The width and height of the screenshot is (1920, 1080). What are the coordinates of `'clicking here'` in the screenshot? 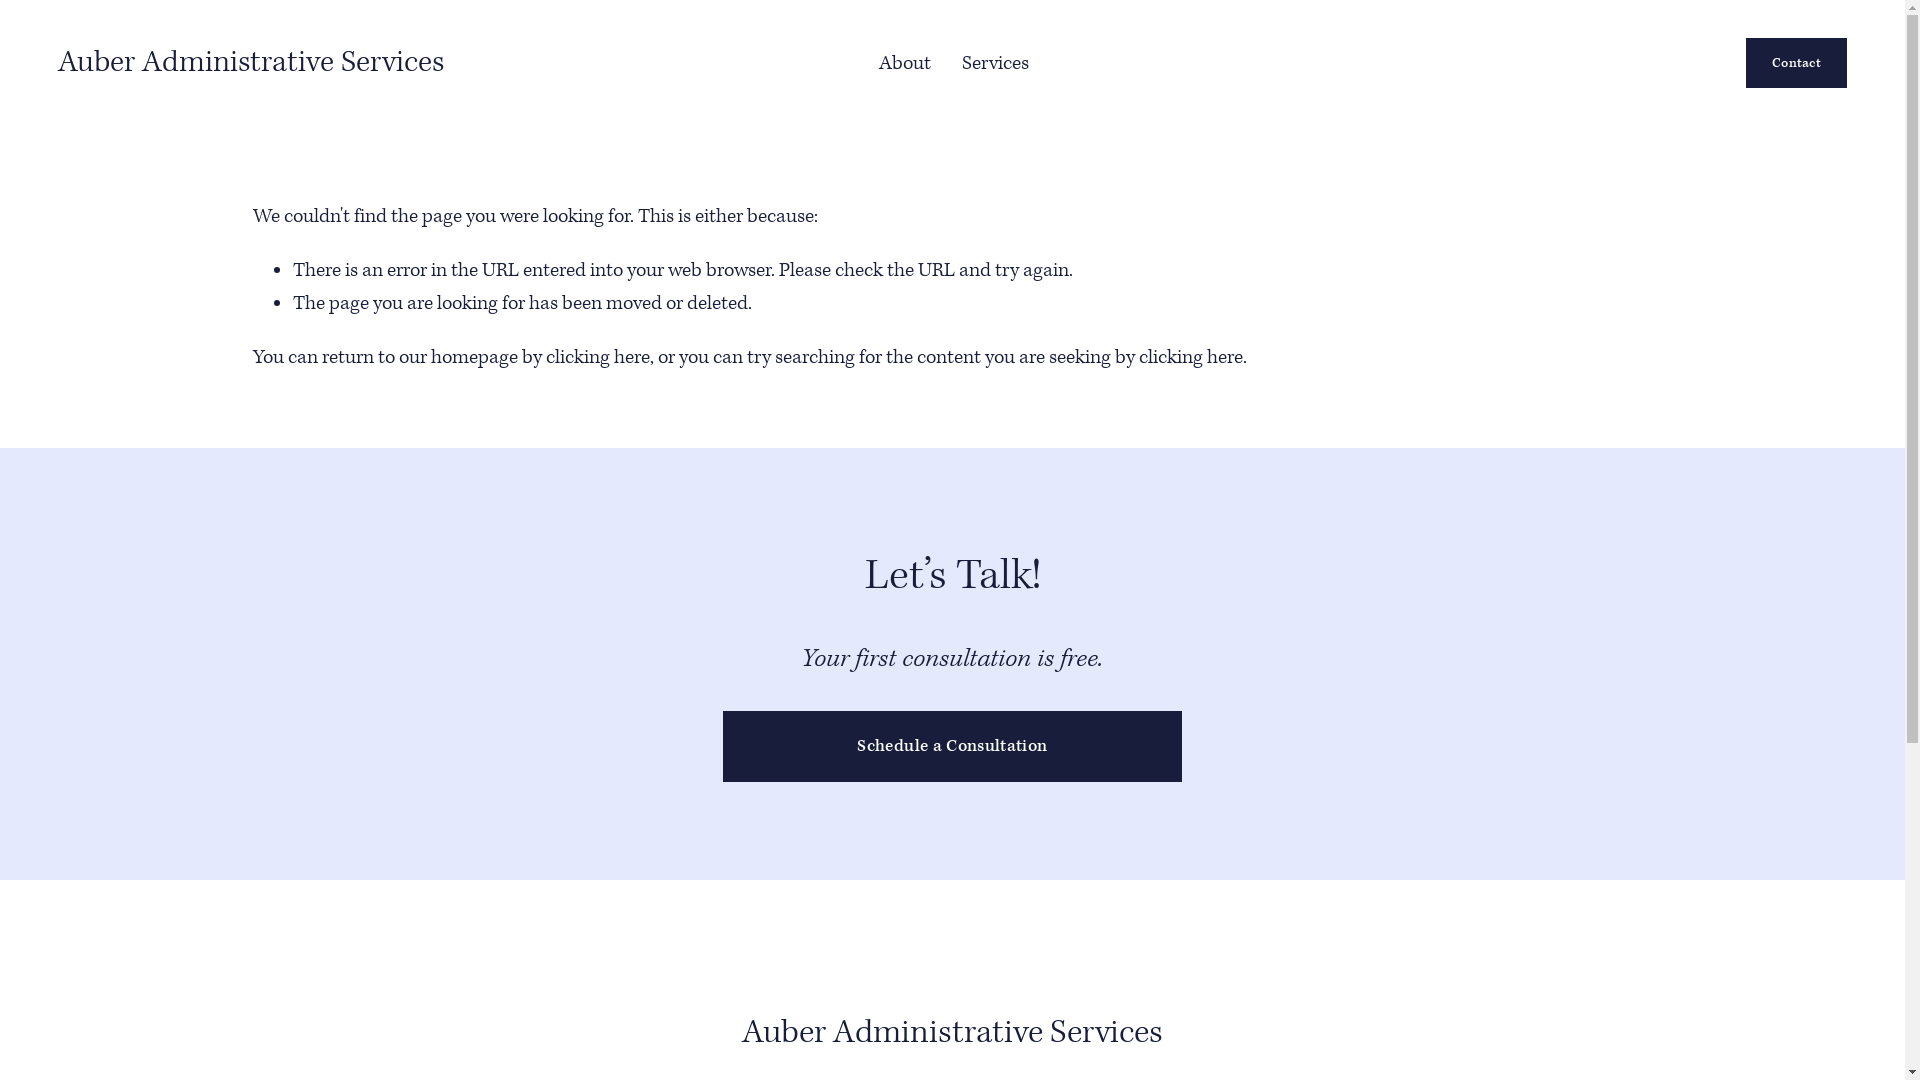 It's located at (1190, 356).